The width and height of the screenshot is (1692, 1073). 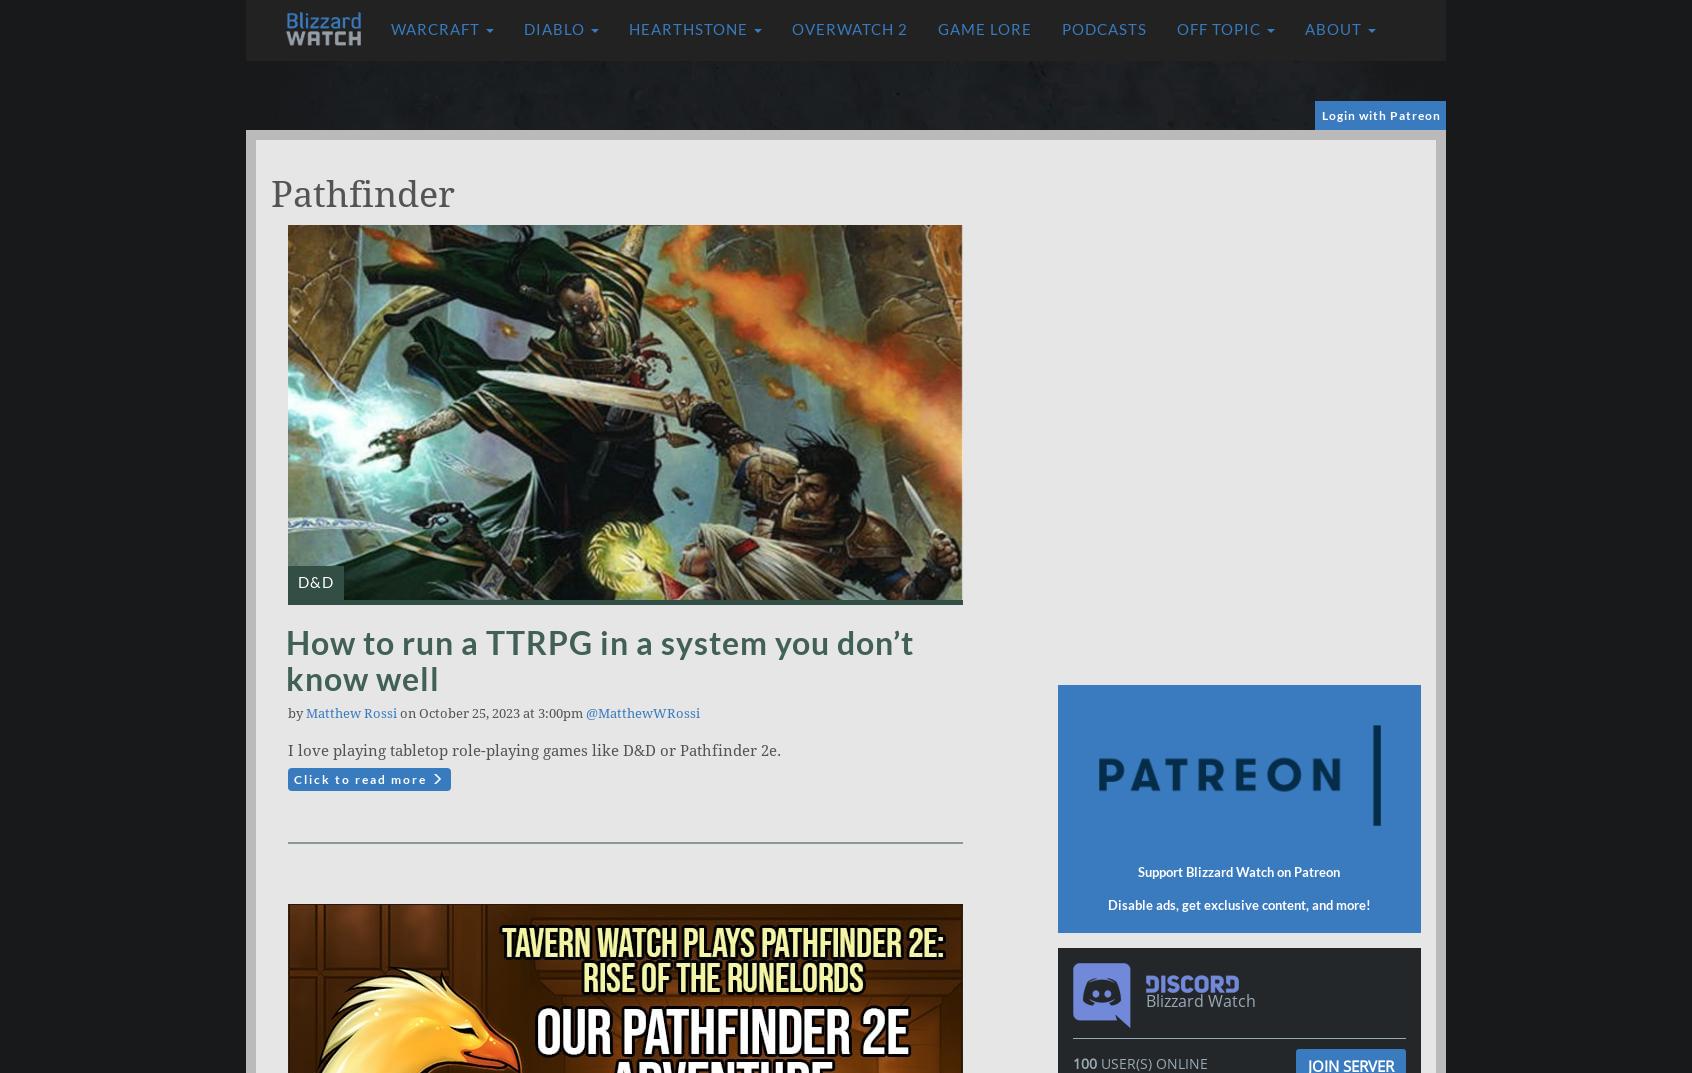 What do you see at coordinates (849, 28) in the screenshot?
I see `'Overwatch 2'` at bounding box center [849, 28].